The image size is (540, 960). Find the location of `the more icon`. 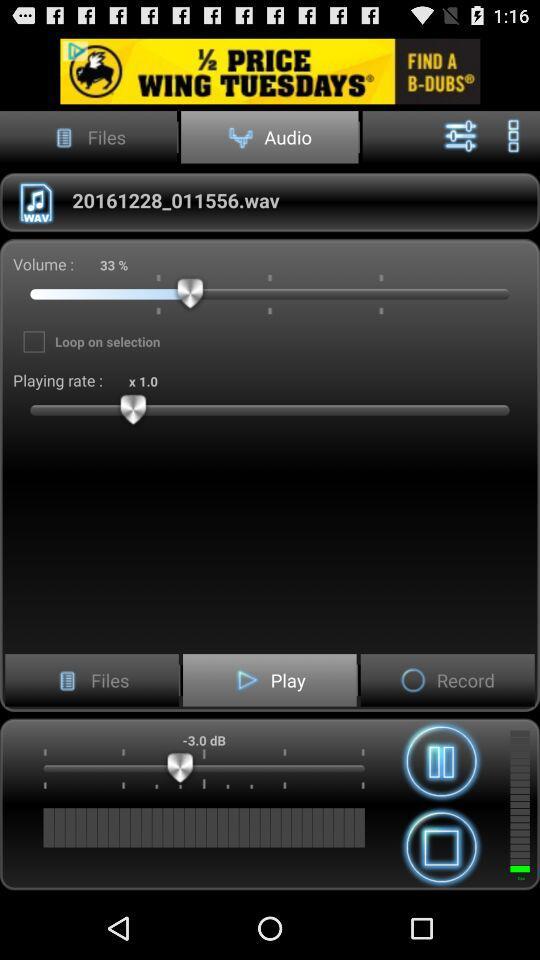

the more icon is located at coordinates (513, 144).